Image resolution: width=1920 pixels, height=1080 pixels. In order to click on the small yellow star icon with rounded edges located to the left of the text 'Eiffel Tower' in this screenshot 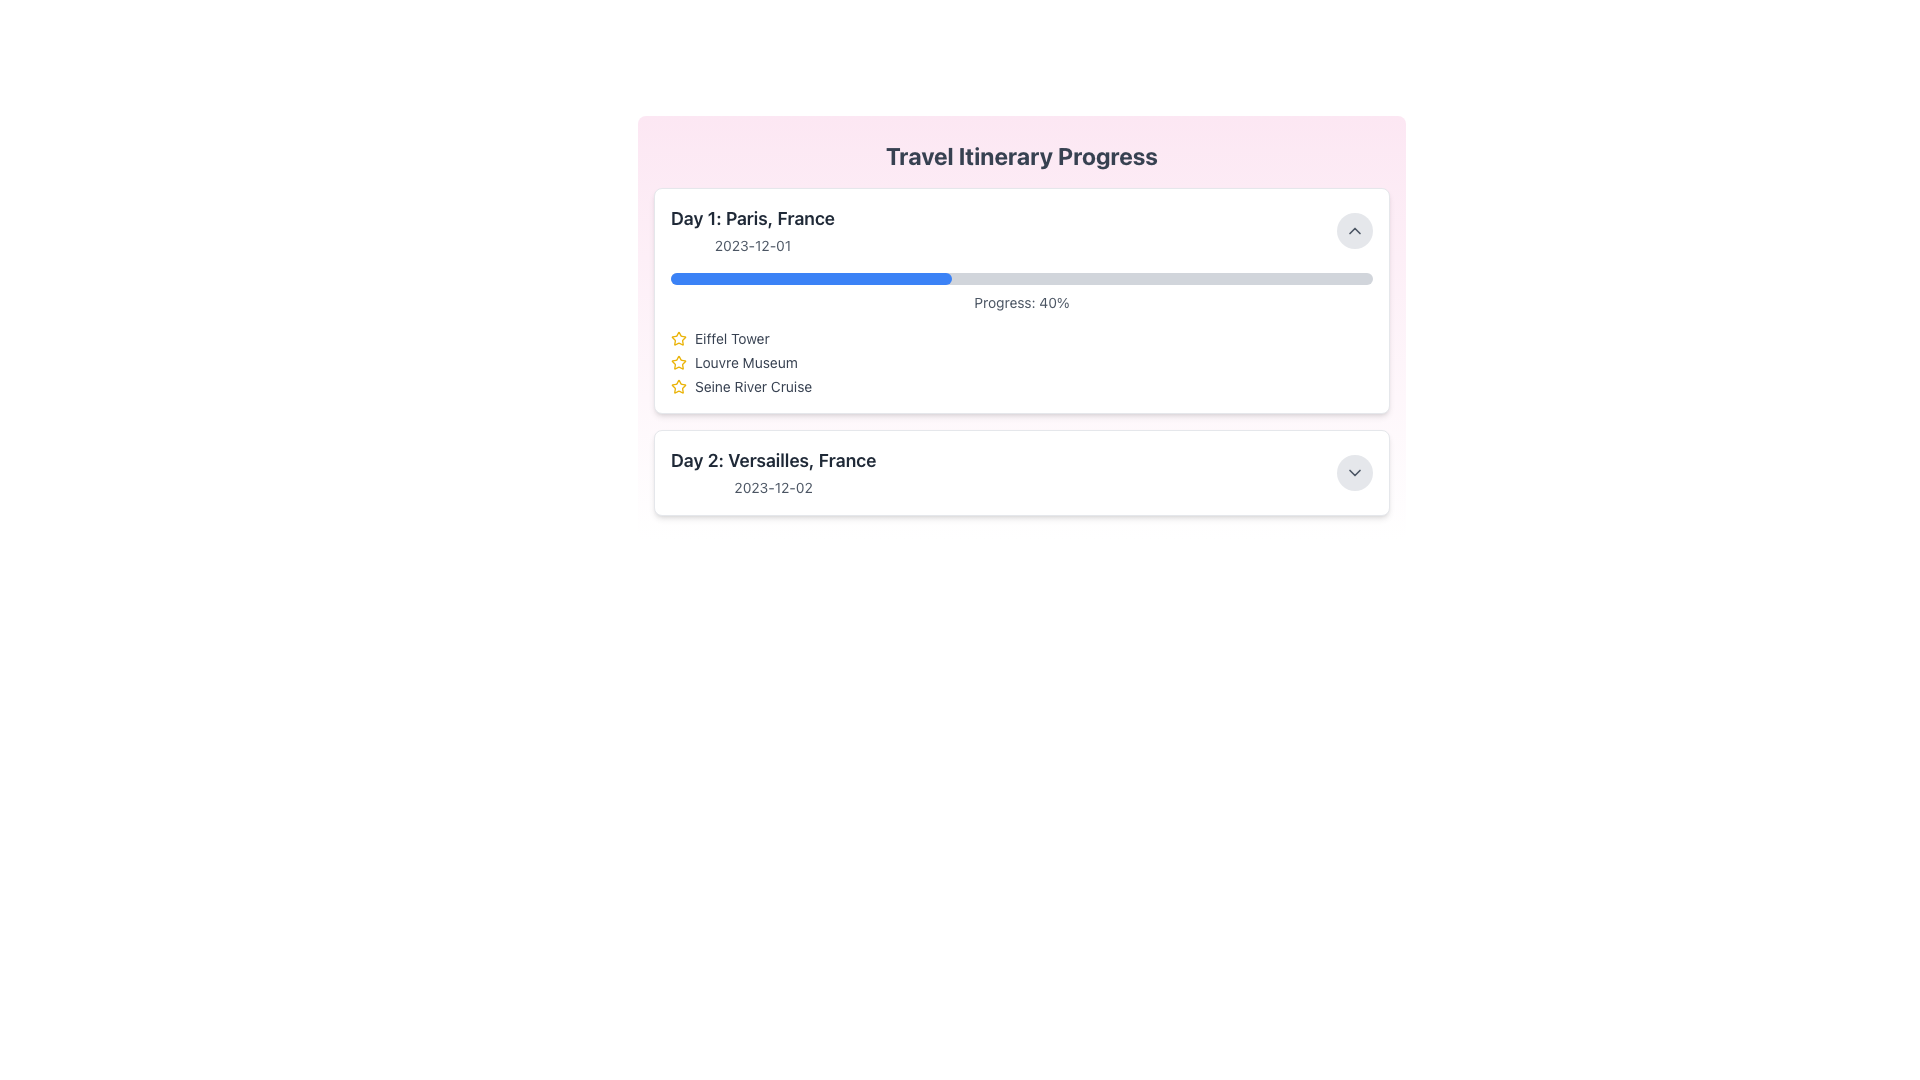, I will do `click(678, 338)`.